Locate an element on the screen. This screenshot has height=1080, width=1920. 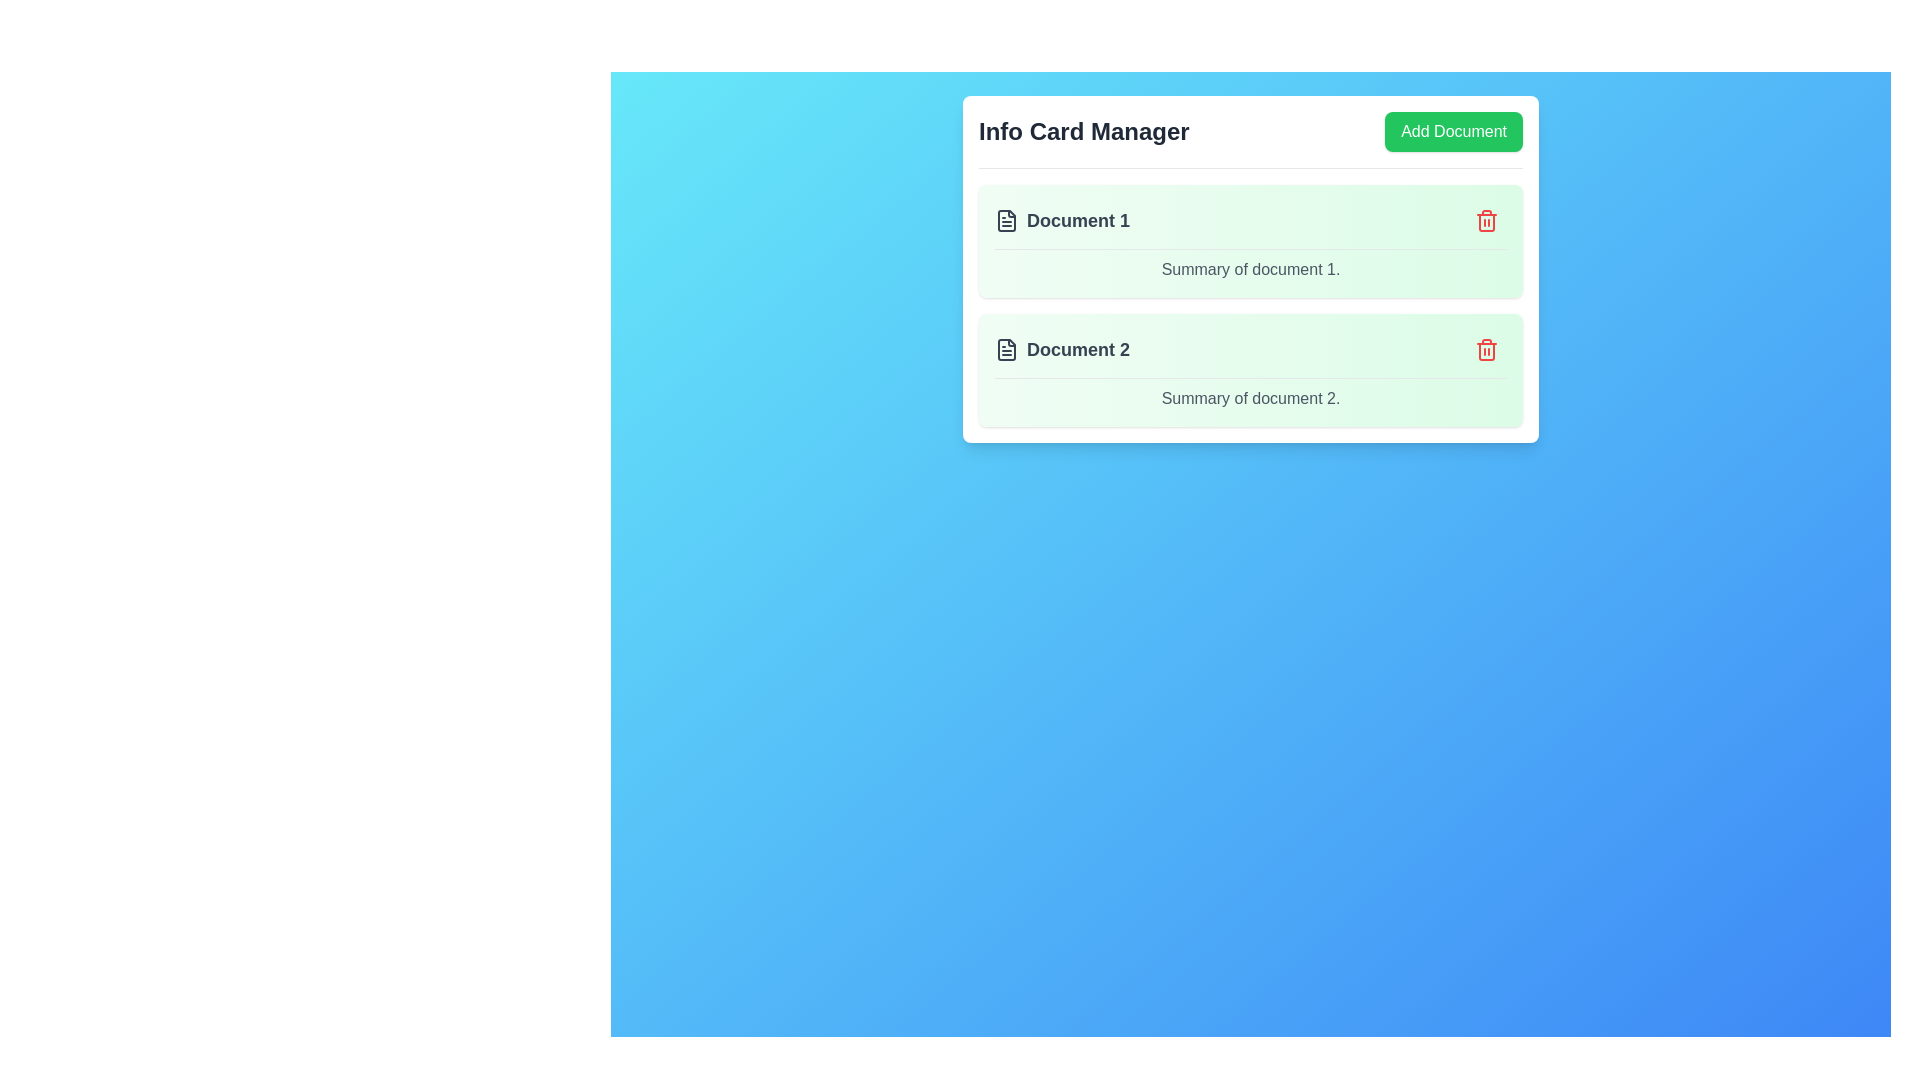
the document icon located to the left of the title text of the second document in the vertical list of document cards is located at coordinates (1007, 349).